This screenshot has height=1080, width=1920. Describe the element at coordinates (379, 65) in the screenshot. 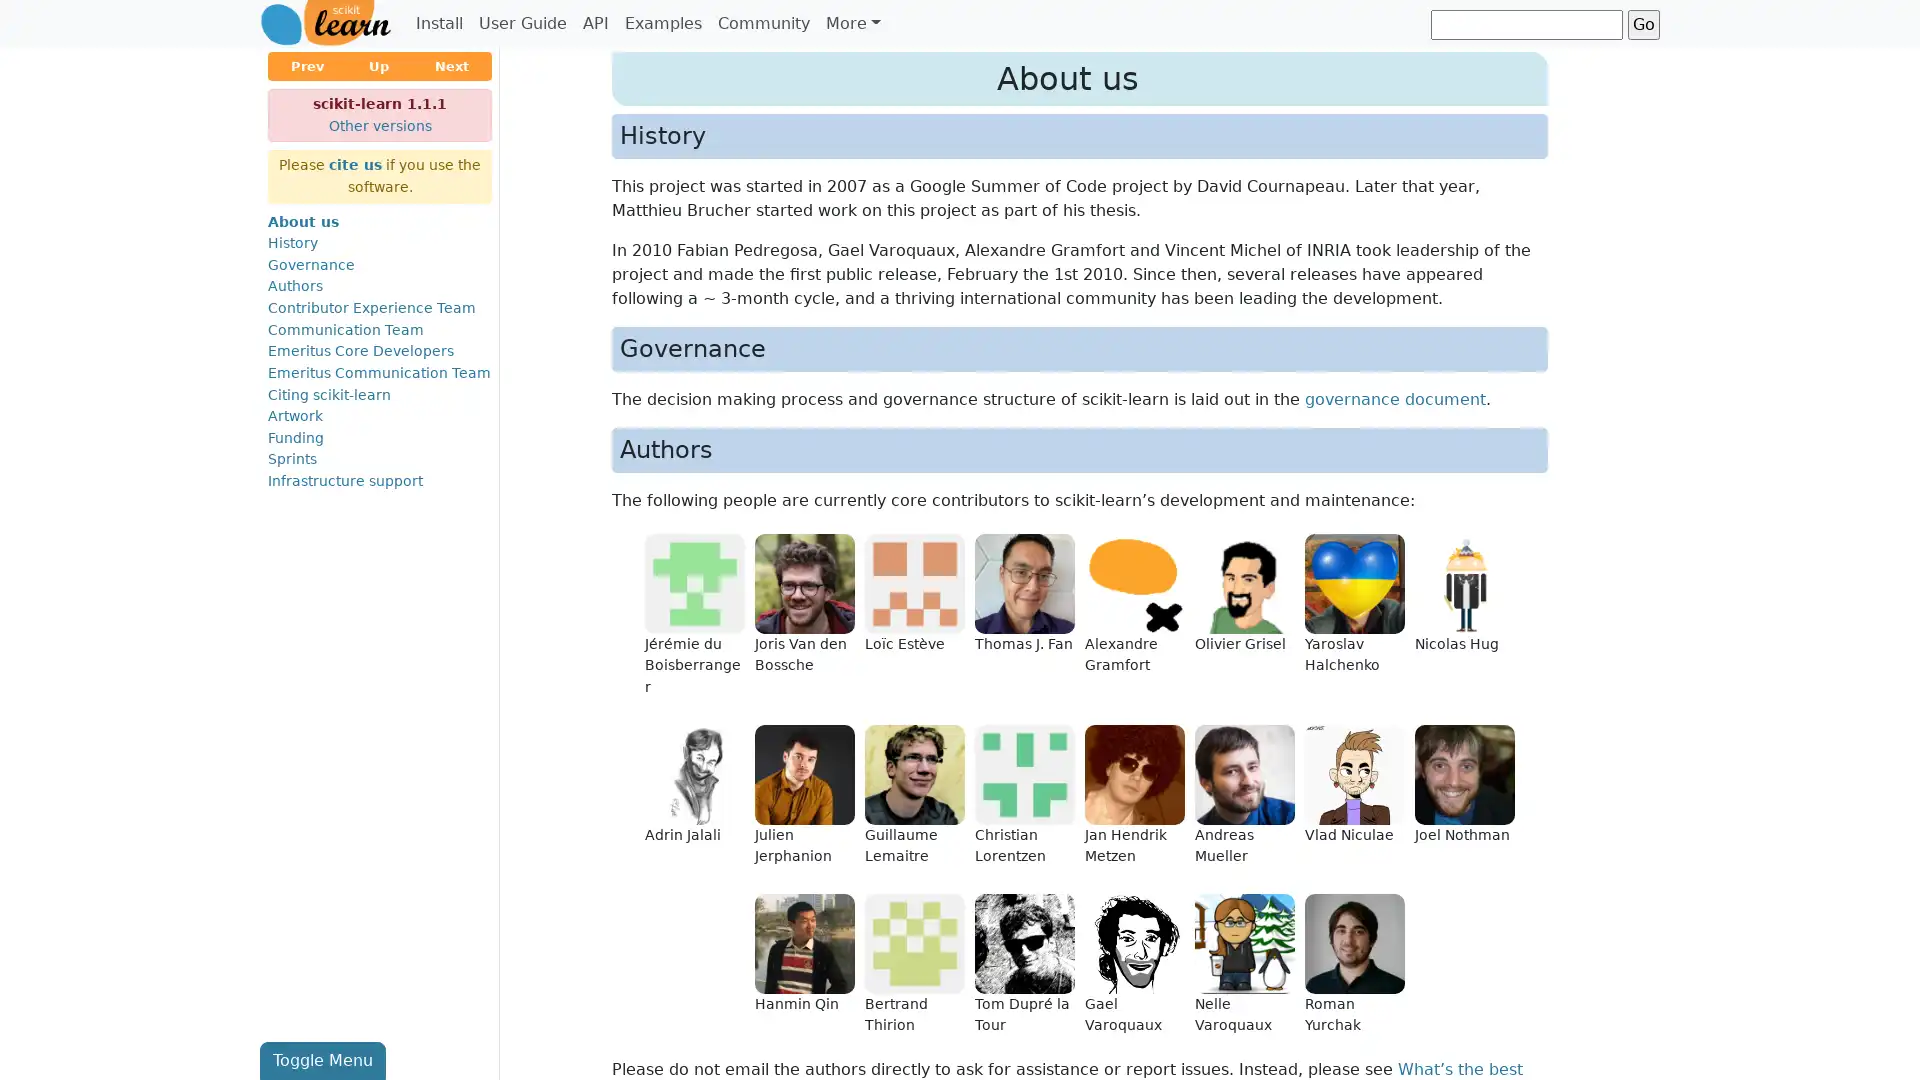

I see `Up` at that location.